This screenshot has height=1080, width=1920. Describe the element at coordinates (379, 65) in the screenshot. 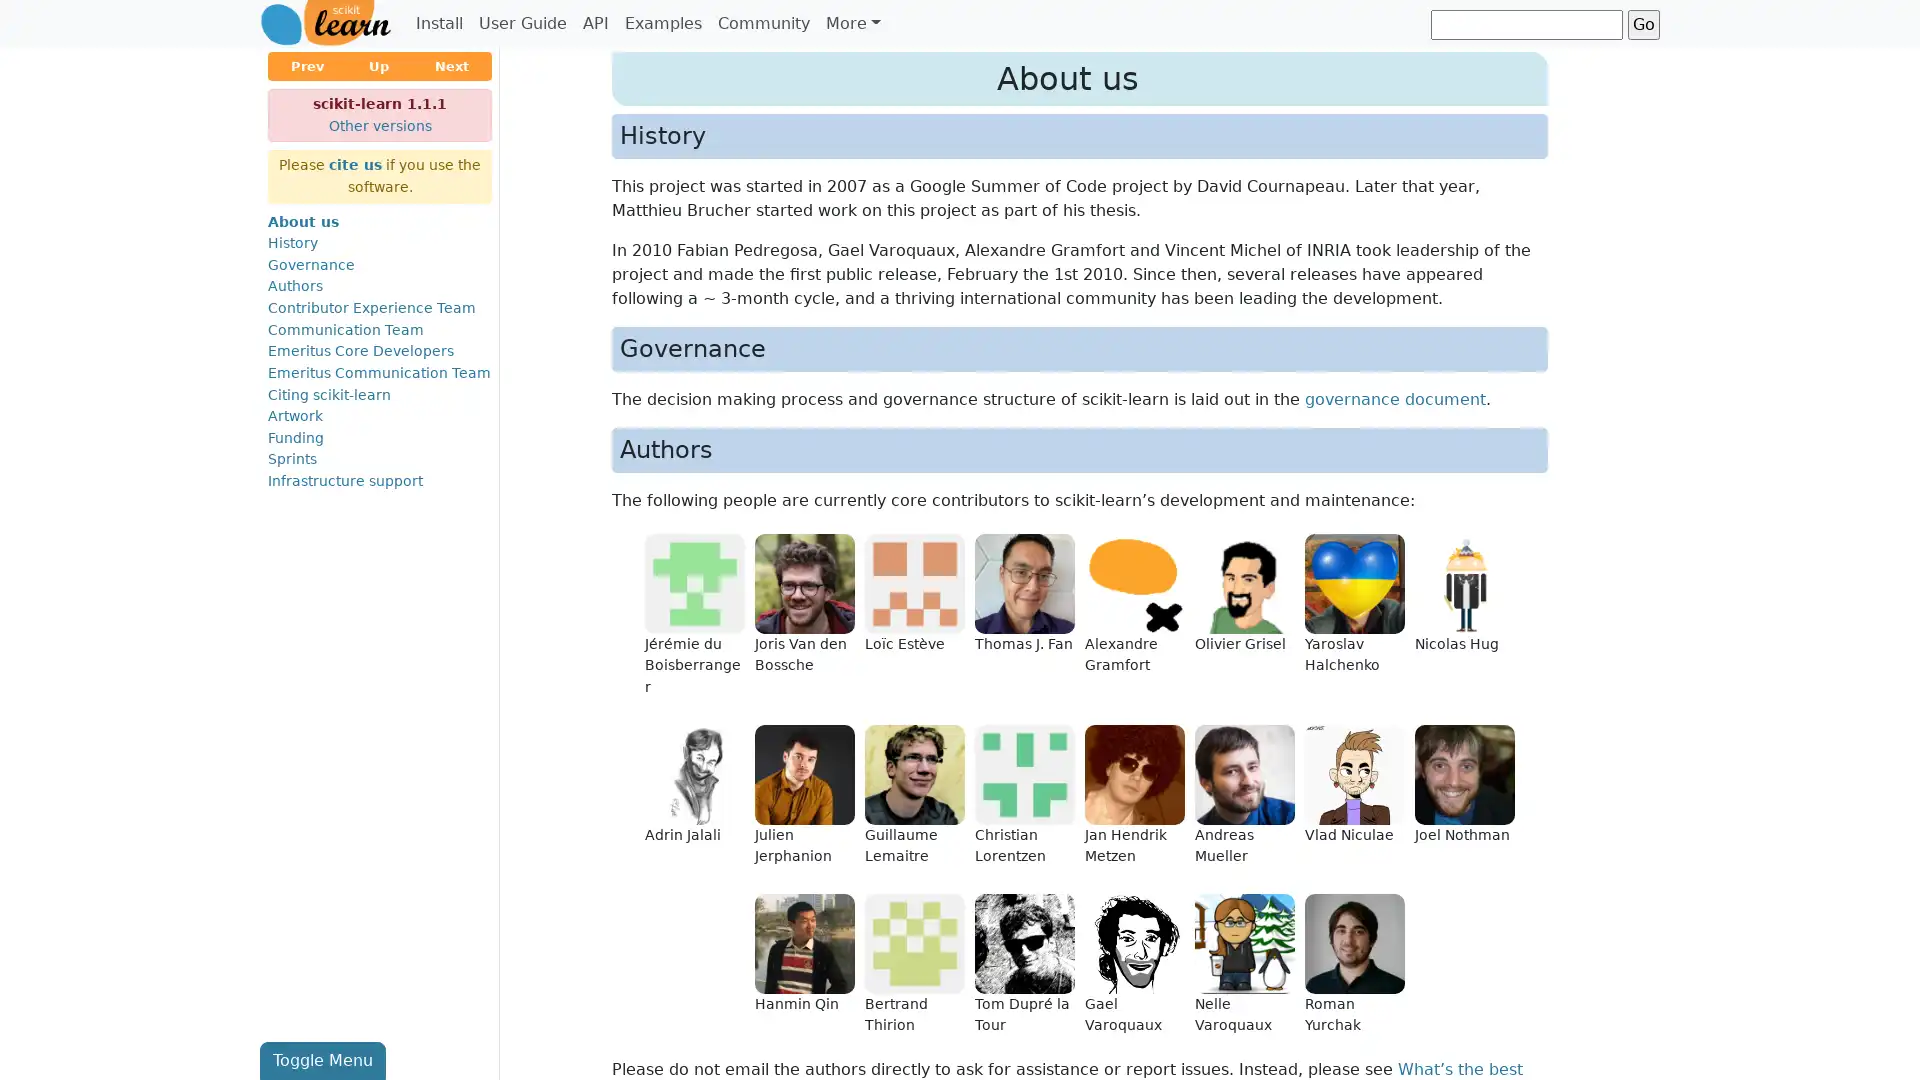

I see `Up` at that location.